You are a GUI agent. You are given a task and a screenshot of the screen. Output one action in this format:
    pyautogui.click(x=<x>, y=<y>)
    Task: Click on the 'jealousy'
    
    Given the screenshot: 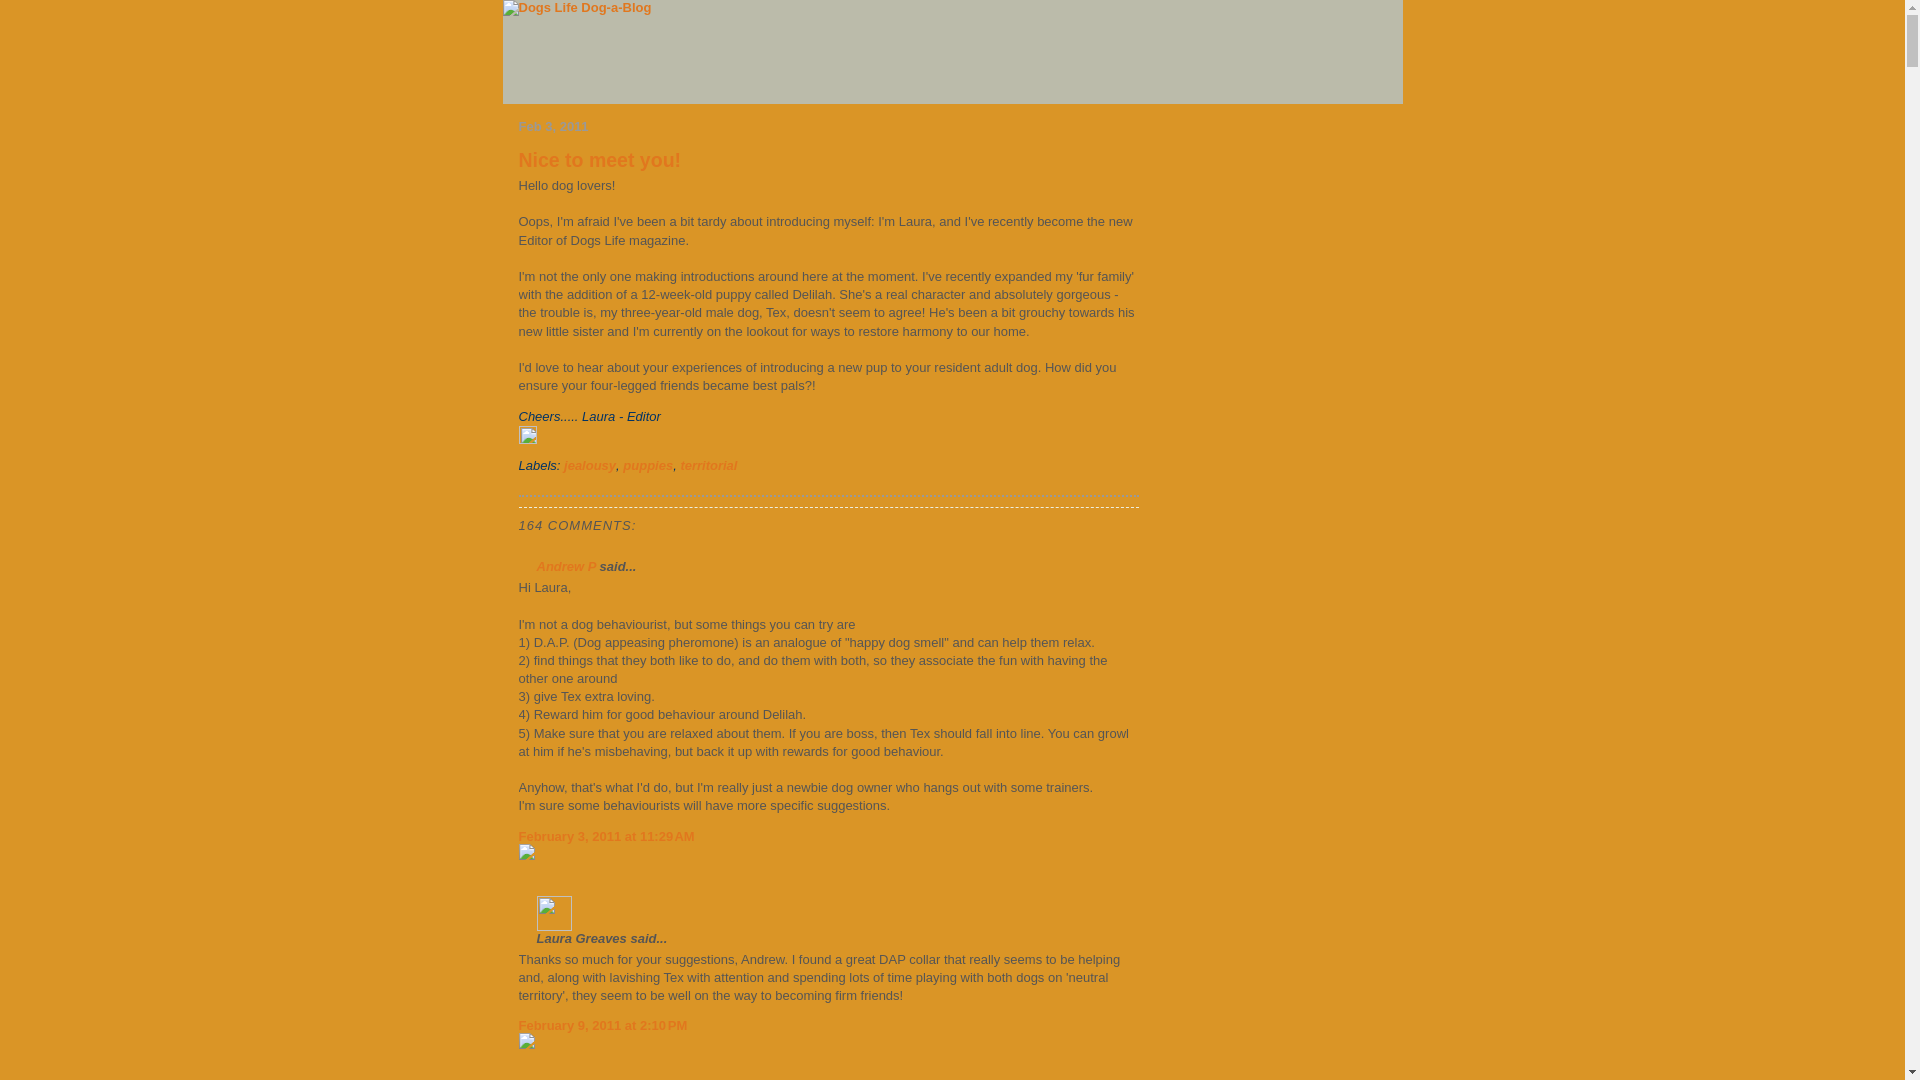 What is the action you would take?
    pyautogui.click(x=589, y=465)
    